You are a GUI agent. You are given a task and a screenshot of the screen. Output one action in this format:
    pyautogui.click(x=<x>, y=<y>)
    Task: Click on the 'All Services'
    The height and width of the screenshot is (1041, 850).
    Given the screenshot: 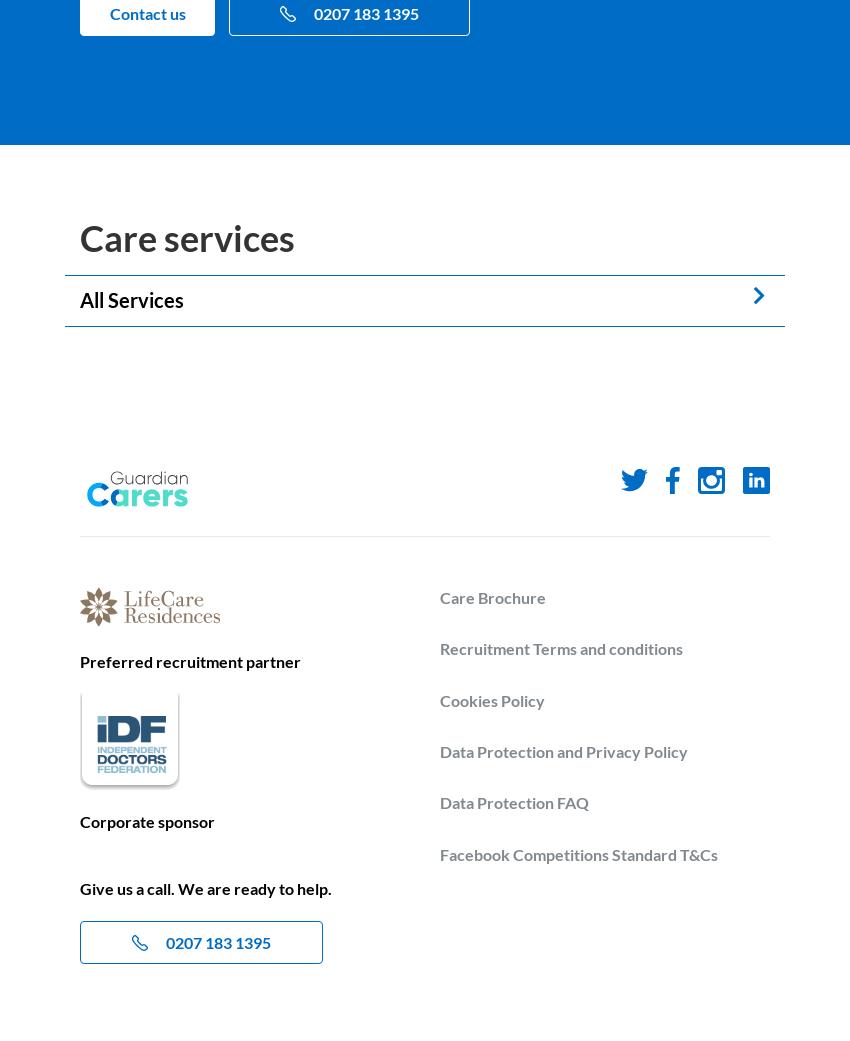 What is the action you would take?
    pyautogui.click(x=132, y=297)
    